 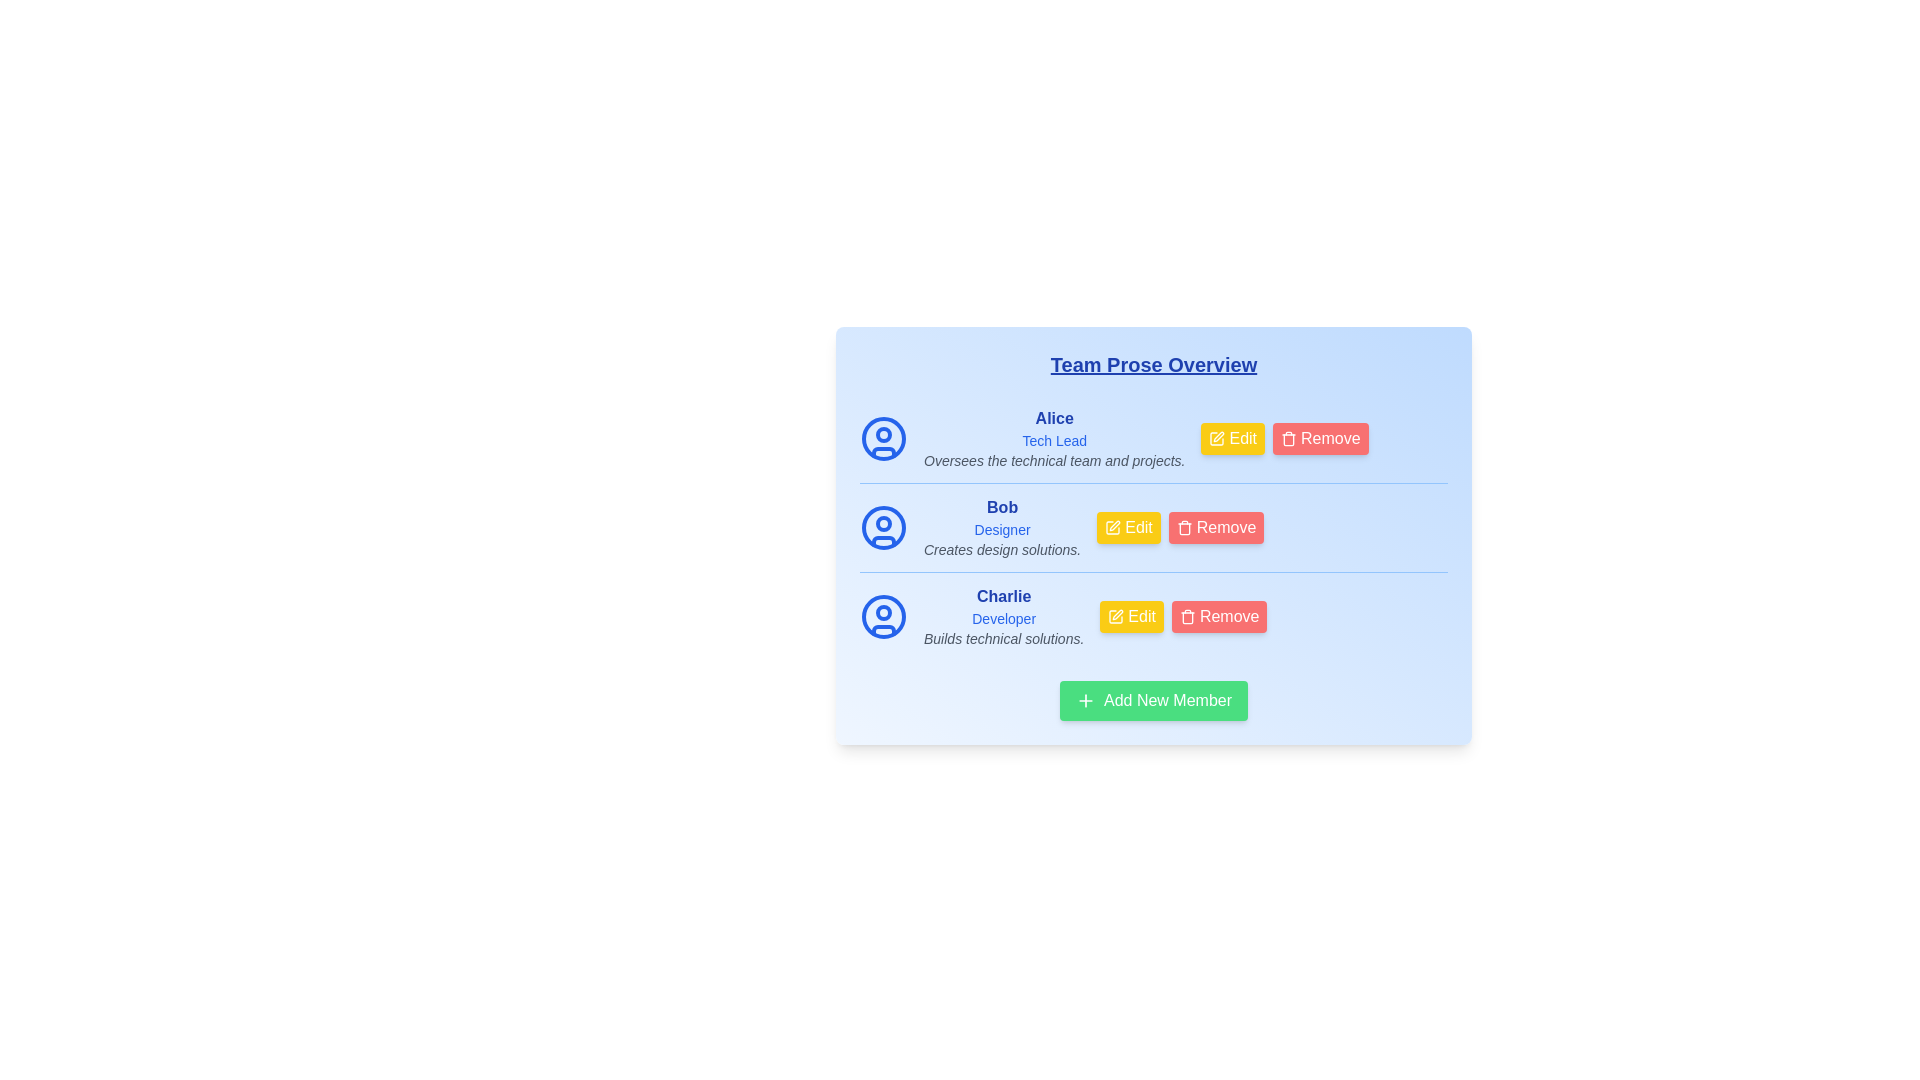 What do you see at coordinates (1285, 438) in the screenshot?
I see `the 'Remove' button, which is a rectangular button with a red background and white text, located to the right of the 'Edit' button in the profile of 'Alice'` at bounding box center [1285, 438].